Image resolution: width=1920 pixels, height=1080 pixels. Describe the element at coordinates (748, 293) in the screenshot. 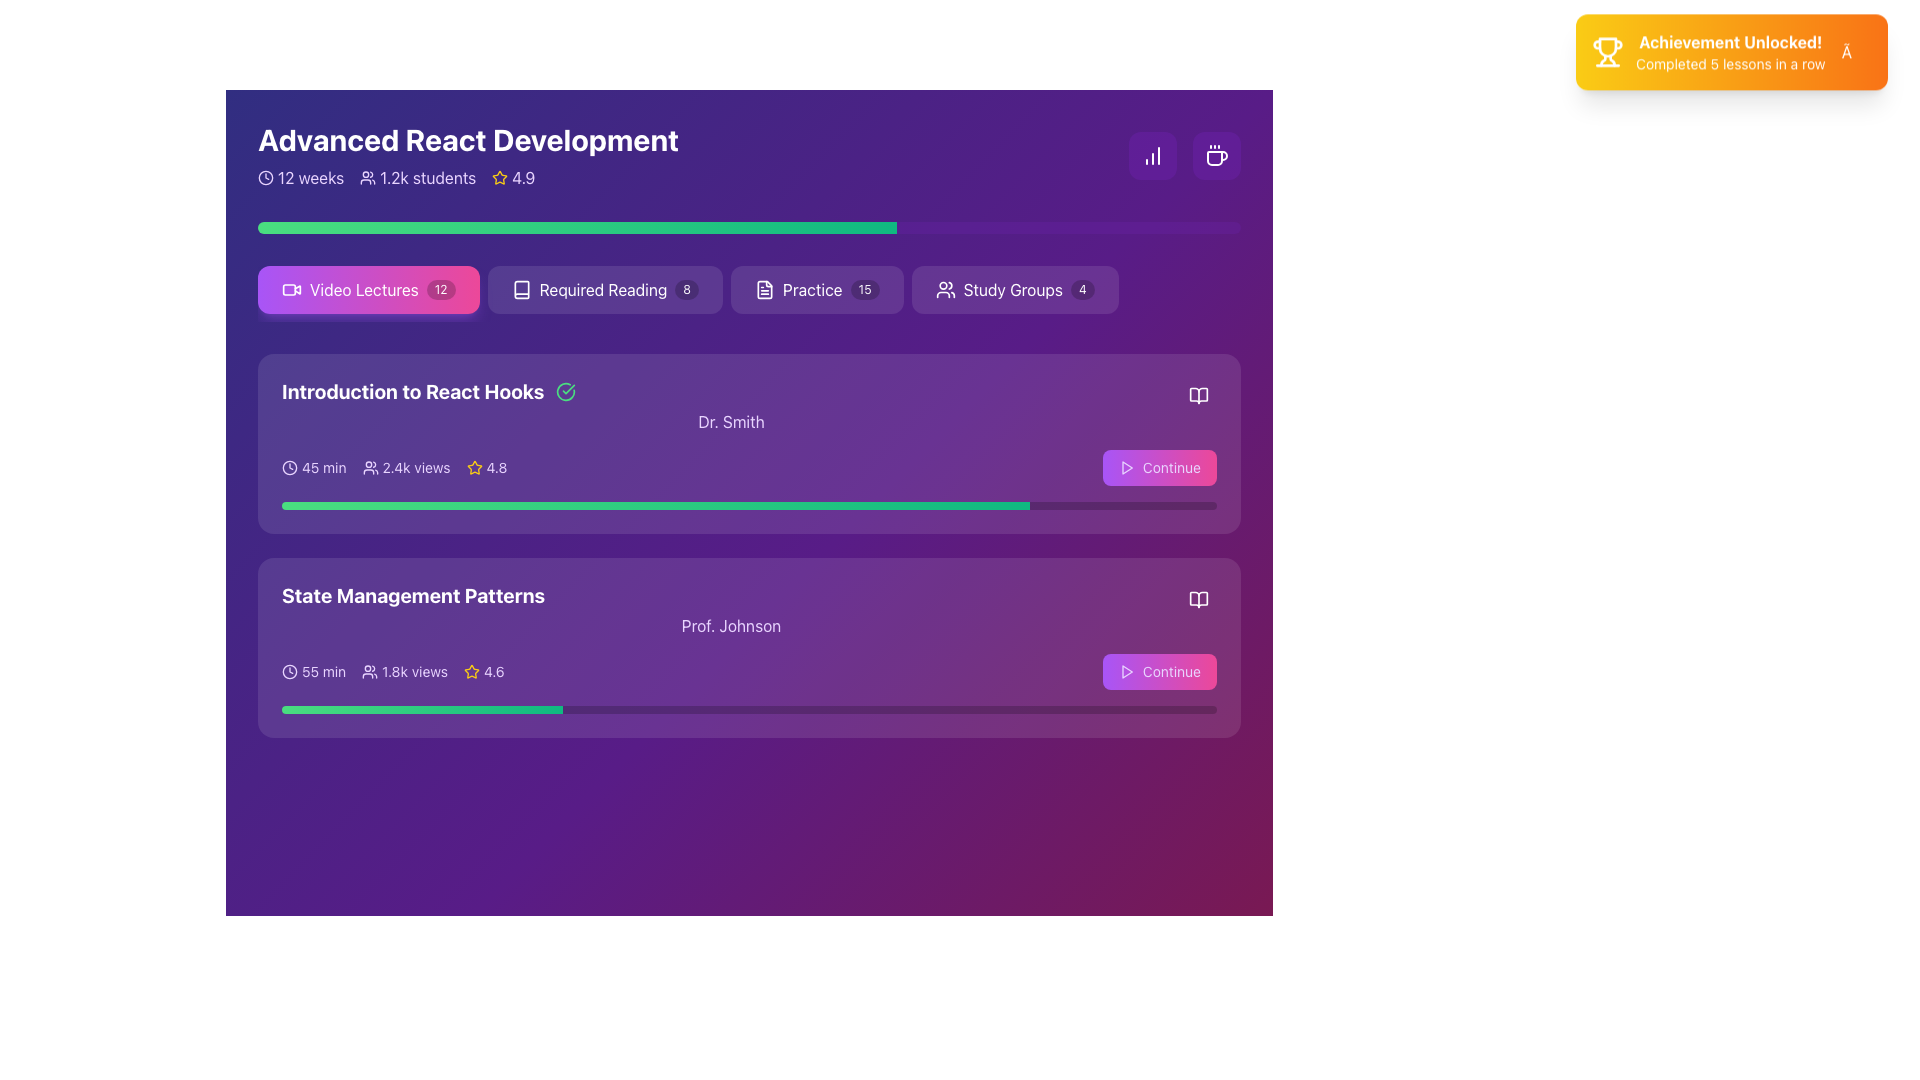

I see `the 'Video Lectures' navigation button` at that location.